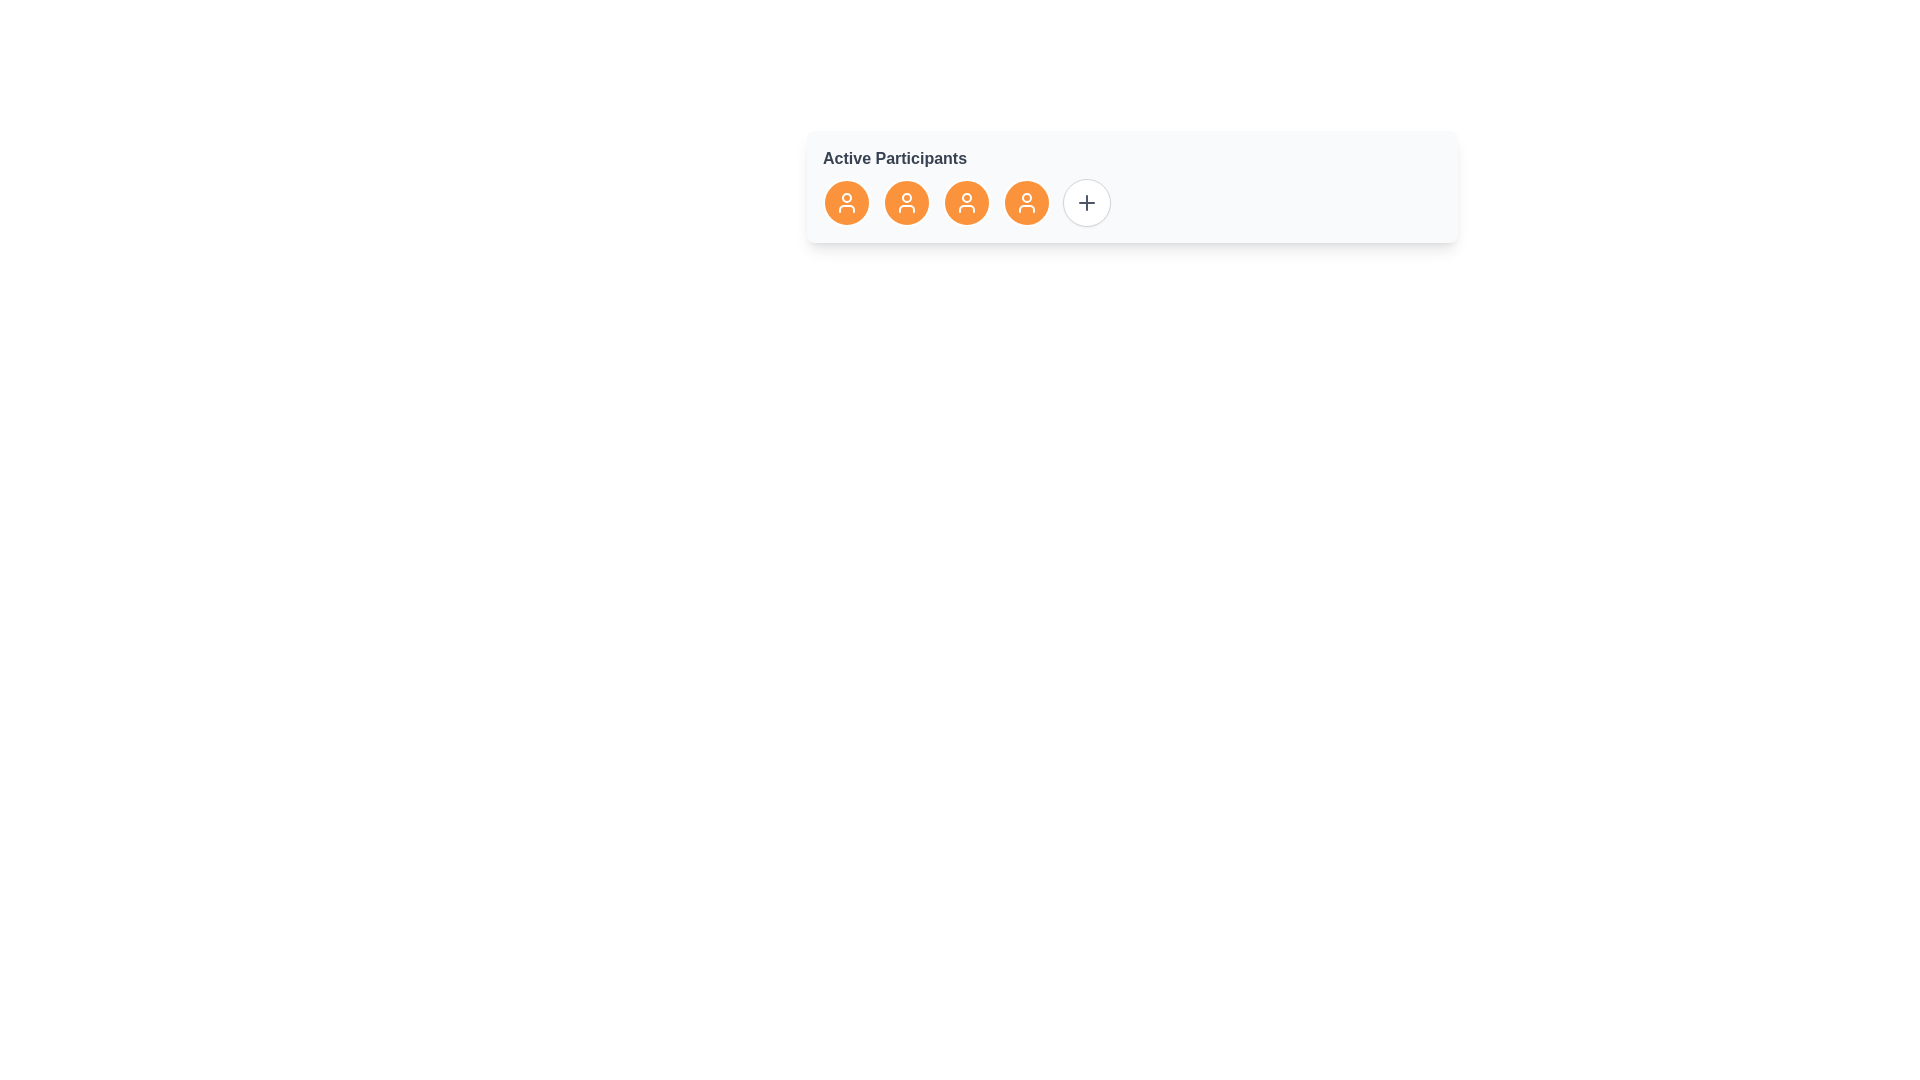 This screenshot has height=1080, width=1920. Describe the element at coordinates (906, 203) in the screenshot. I see `the user icon embedded in the second circular orange button within the 'Active Participants' section of the white card interface` at that location.